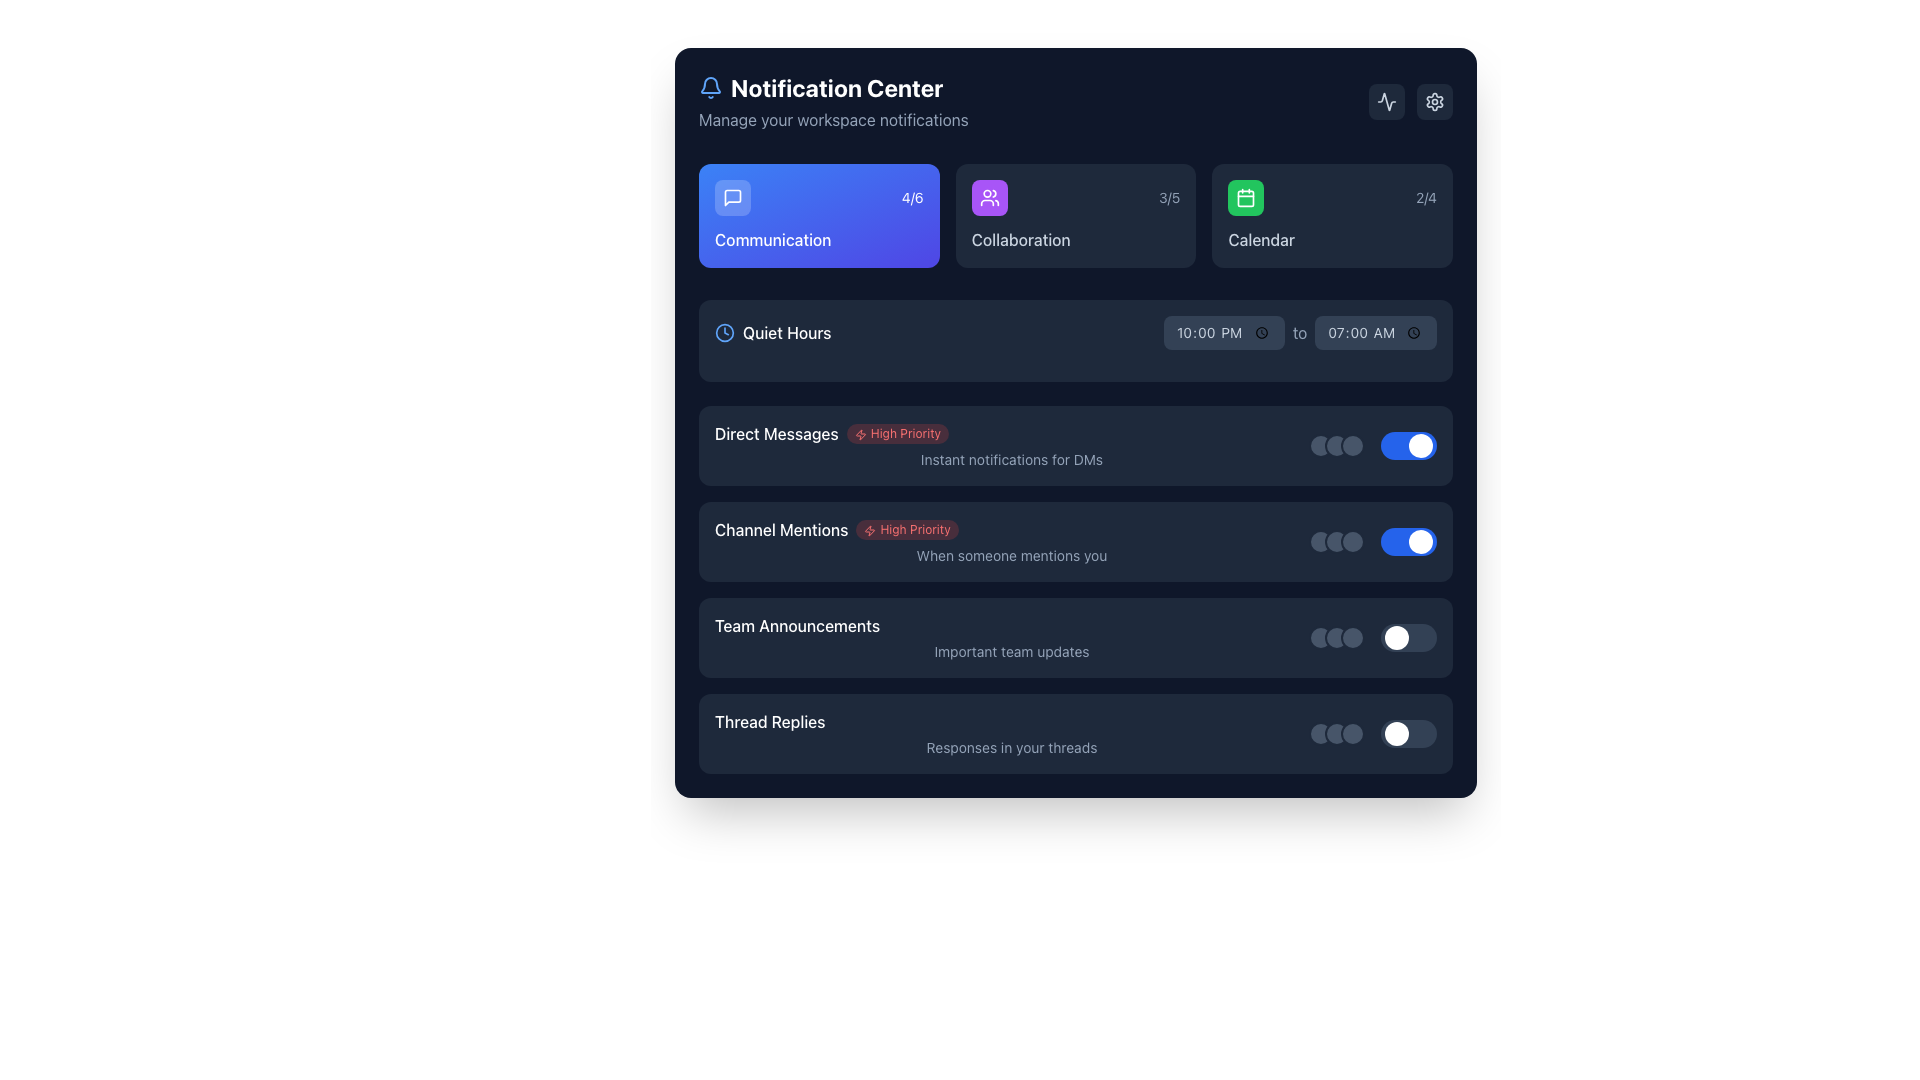 The width and height of the screenshot is (1920, 1080). What do you see at coordinates (833, 119) in the screenshot?
I see `the descriptive text label located directly beneath the 'Notification Center' heading in the header section of the interface` at bounding box center [833, 119].